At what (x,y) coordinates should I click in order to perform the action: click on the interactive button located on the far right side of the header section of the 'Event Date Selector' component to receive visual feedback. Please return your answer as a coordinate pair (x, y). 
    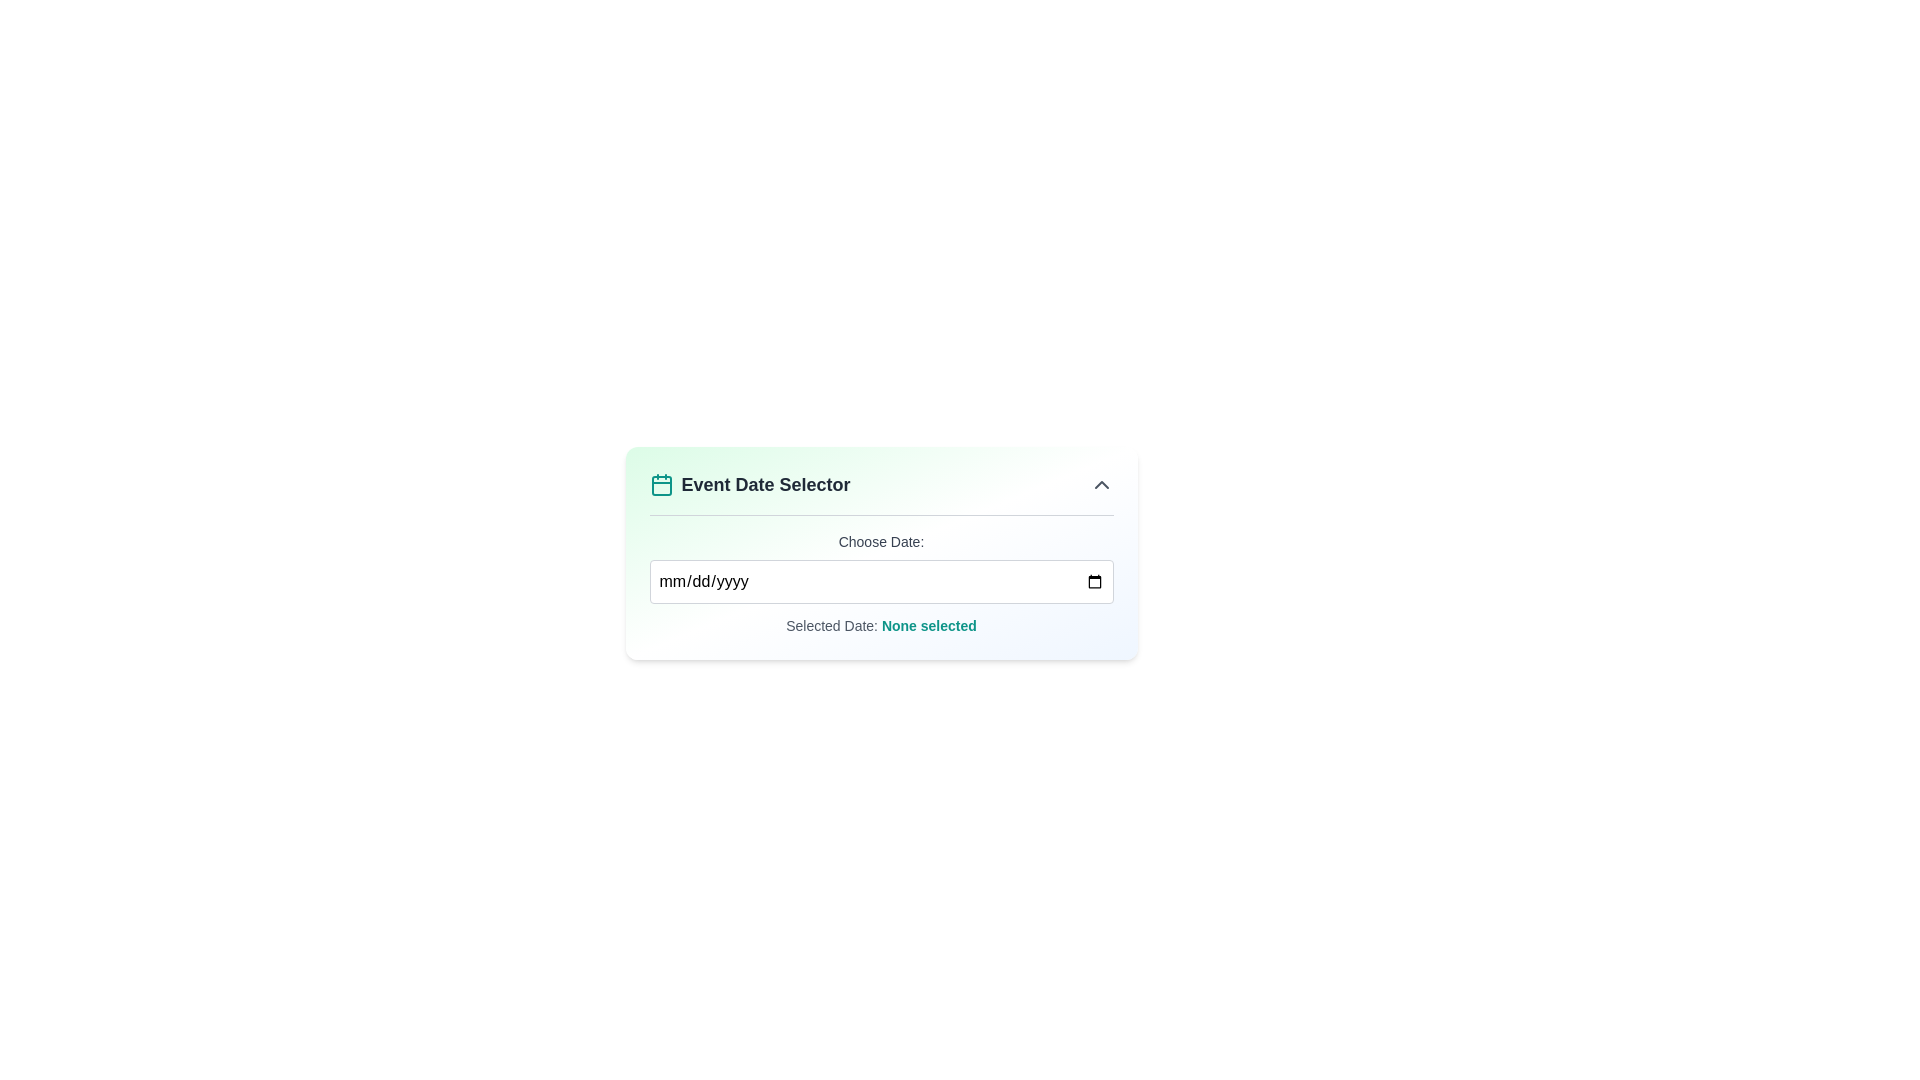
    Looking at the image, I should click on (1100, 485).